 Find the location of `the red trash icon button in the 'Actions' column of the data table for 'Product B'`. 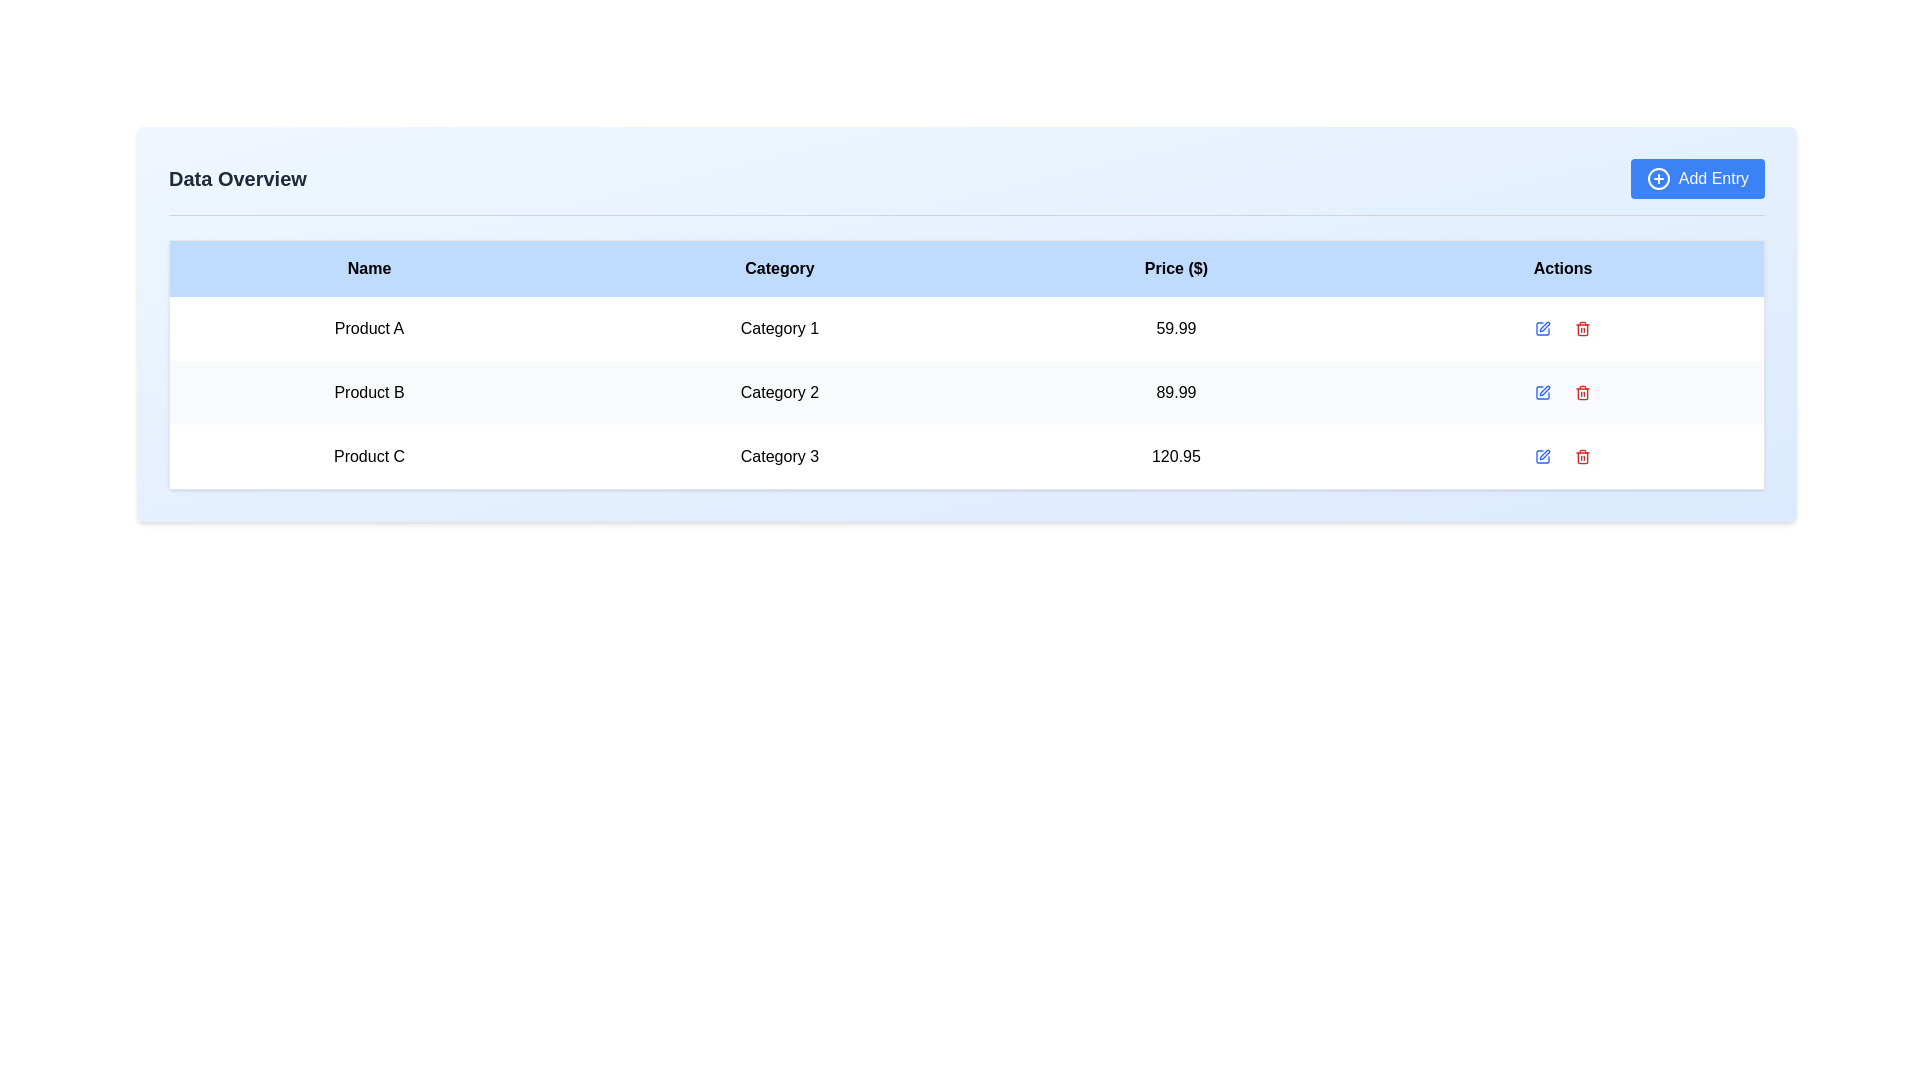

the red trash icon button in the 'Actions' column of the data table for 'Product B' is located at coordinates (1582, 393).